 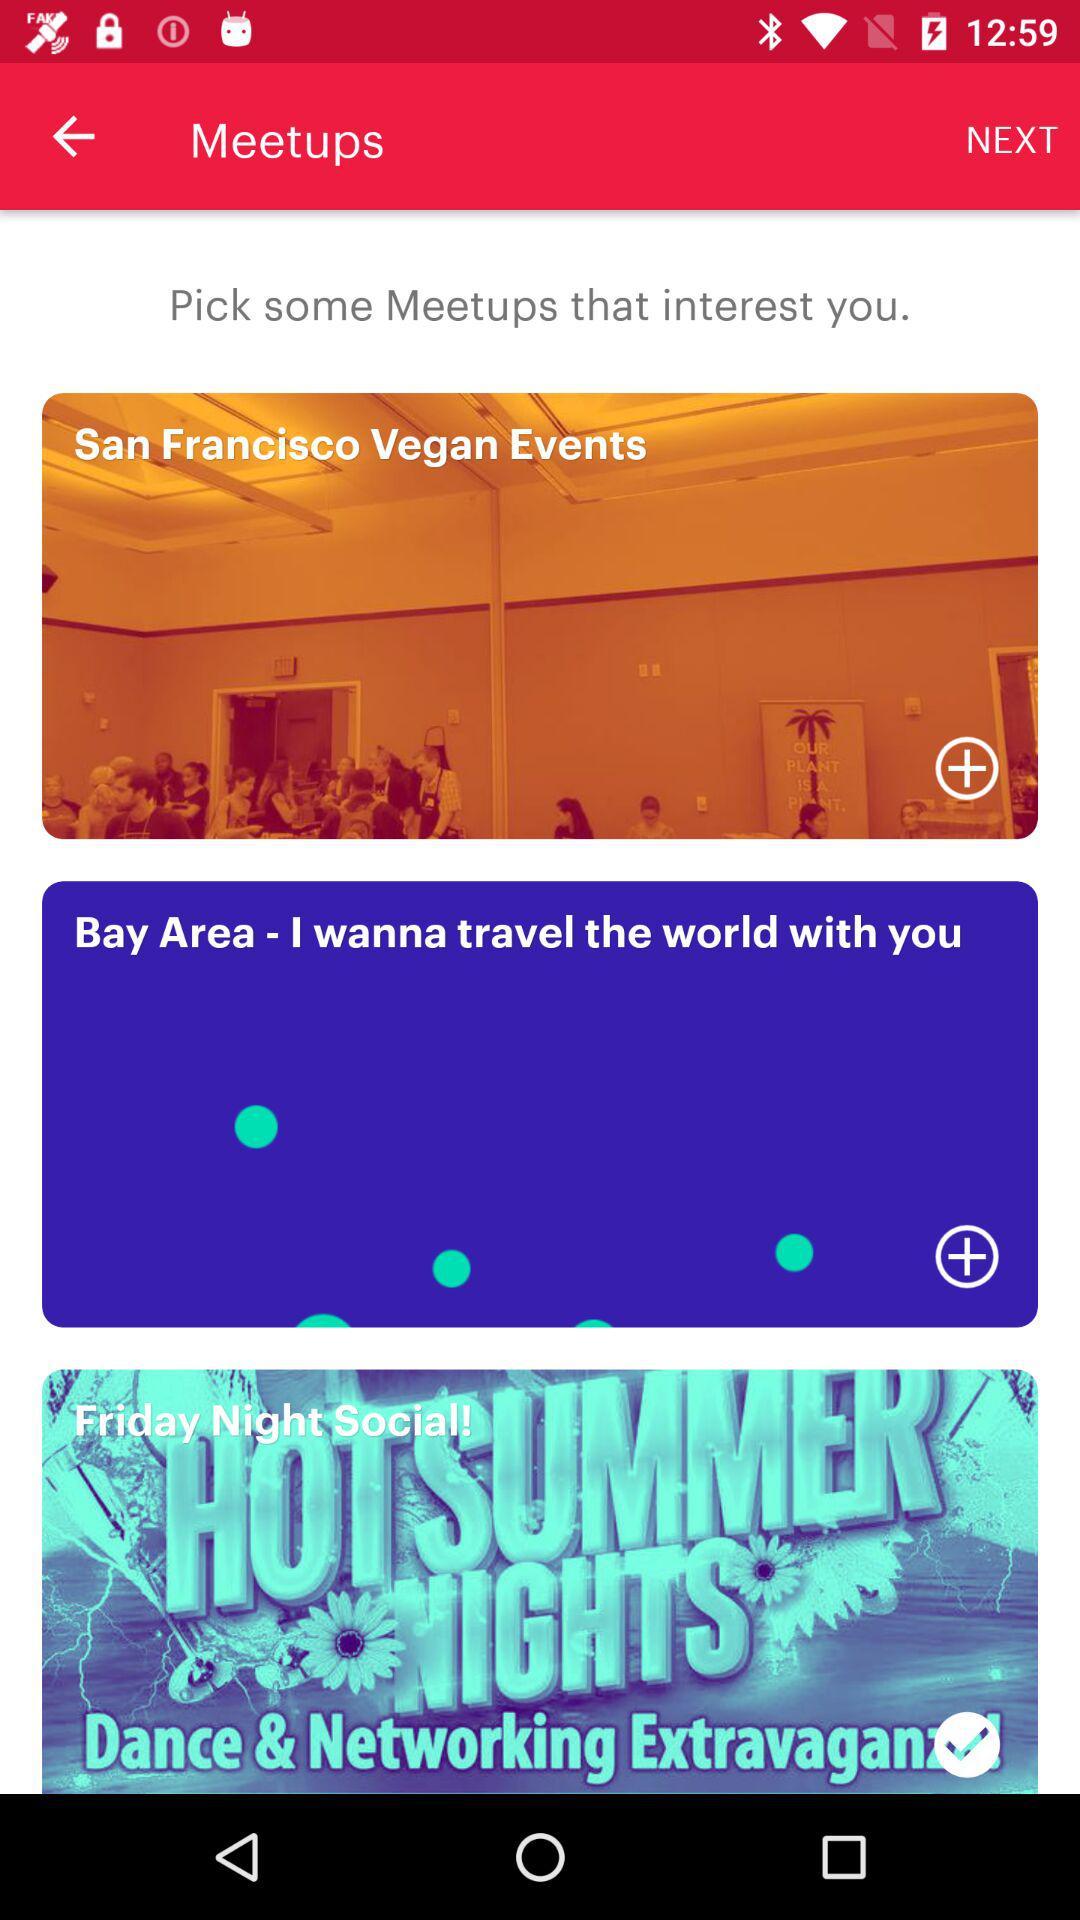 What do you see at coordinates (1012, 135) in the screenshot?
I see `item at the top right corner` at bounding box center [1012, 135].